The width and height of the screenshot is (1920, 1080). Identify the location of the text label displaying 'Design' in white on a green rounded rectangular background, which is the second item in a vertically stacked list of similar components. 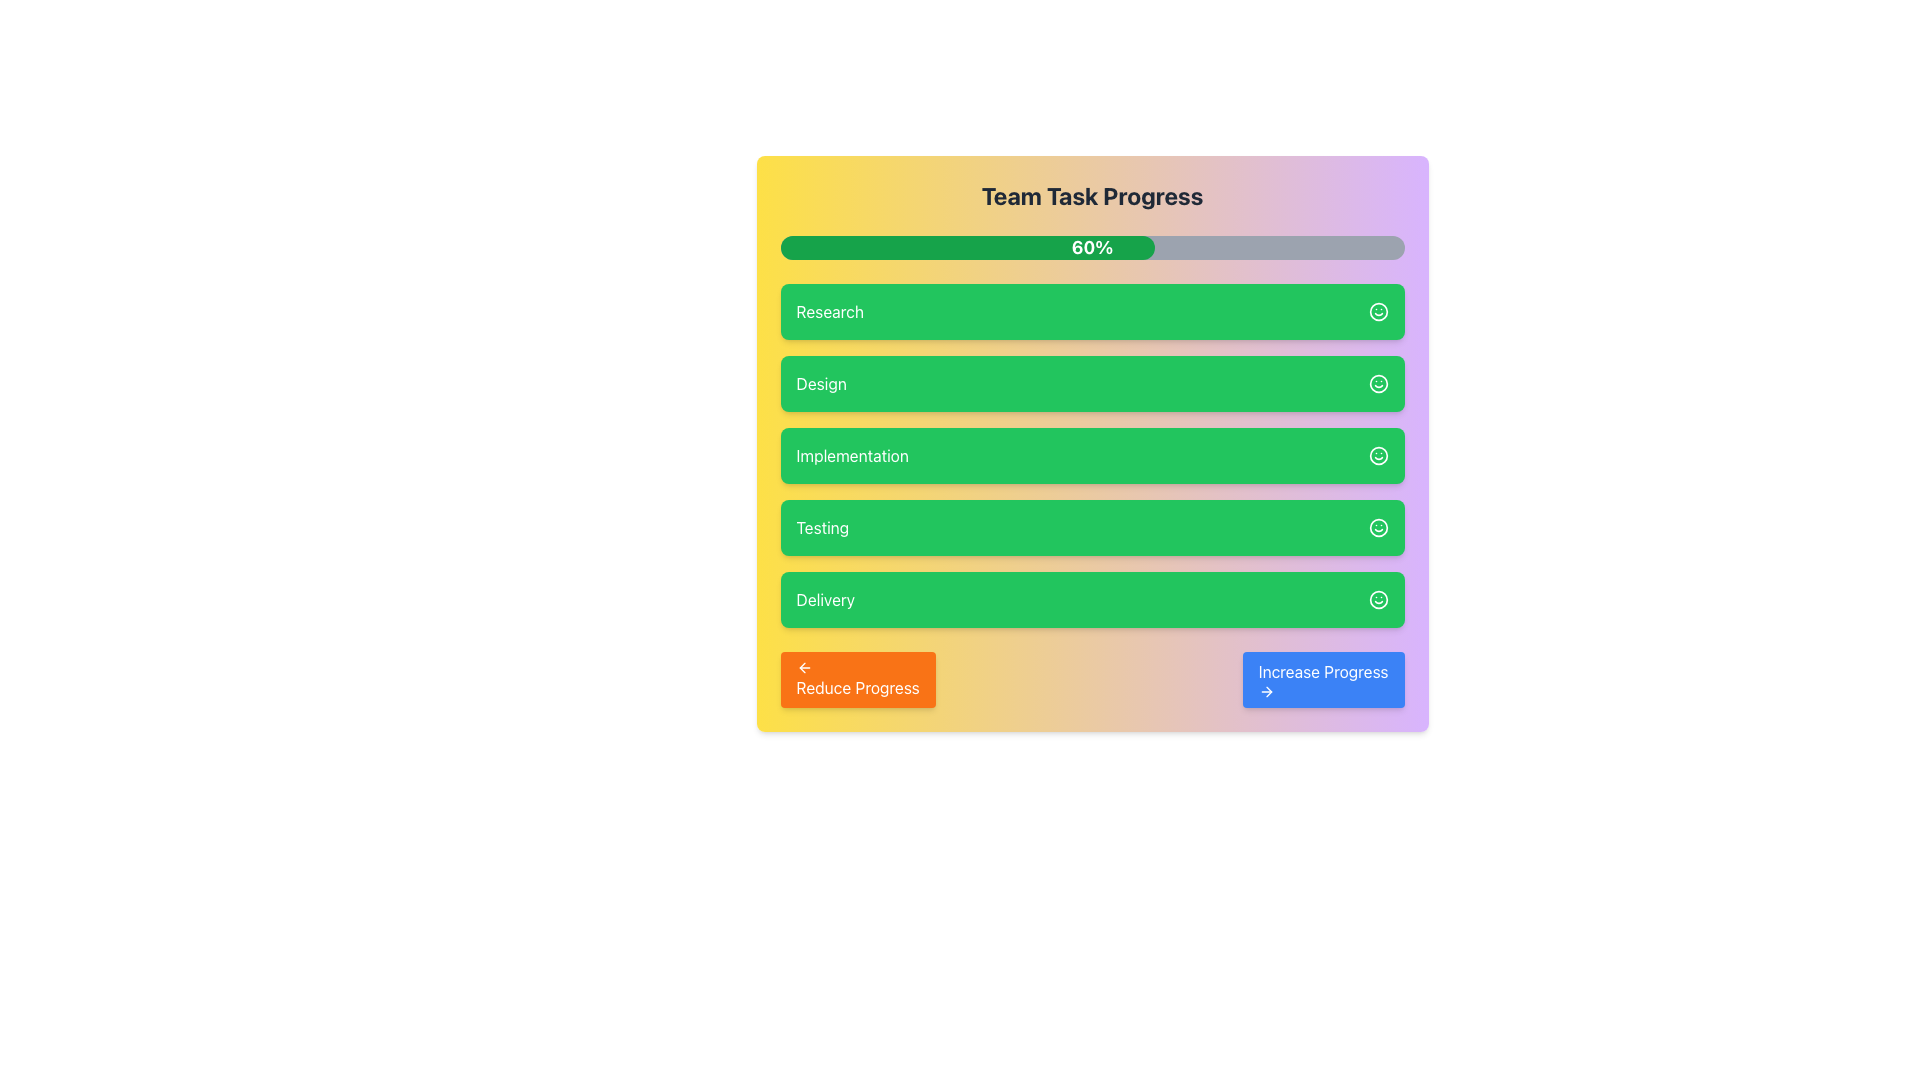
(821, 384).